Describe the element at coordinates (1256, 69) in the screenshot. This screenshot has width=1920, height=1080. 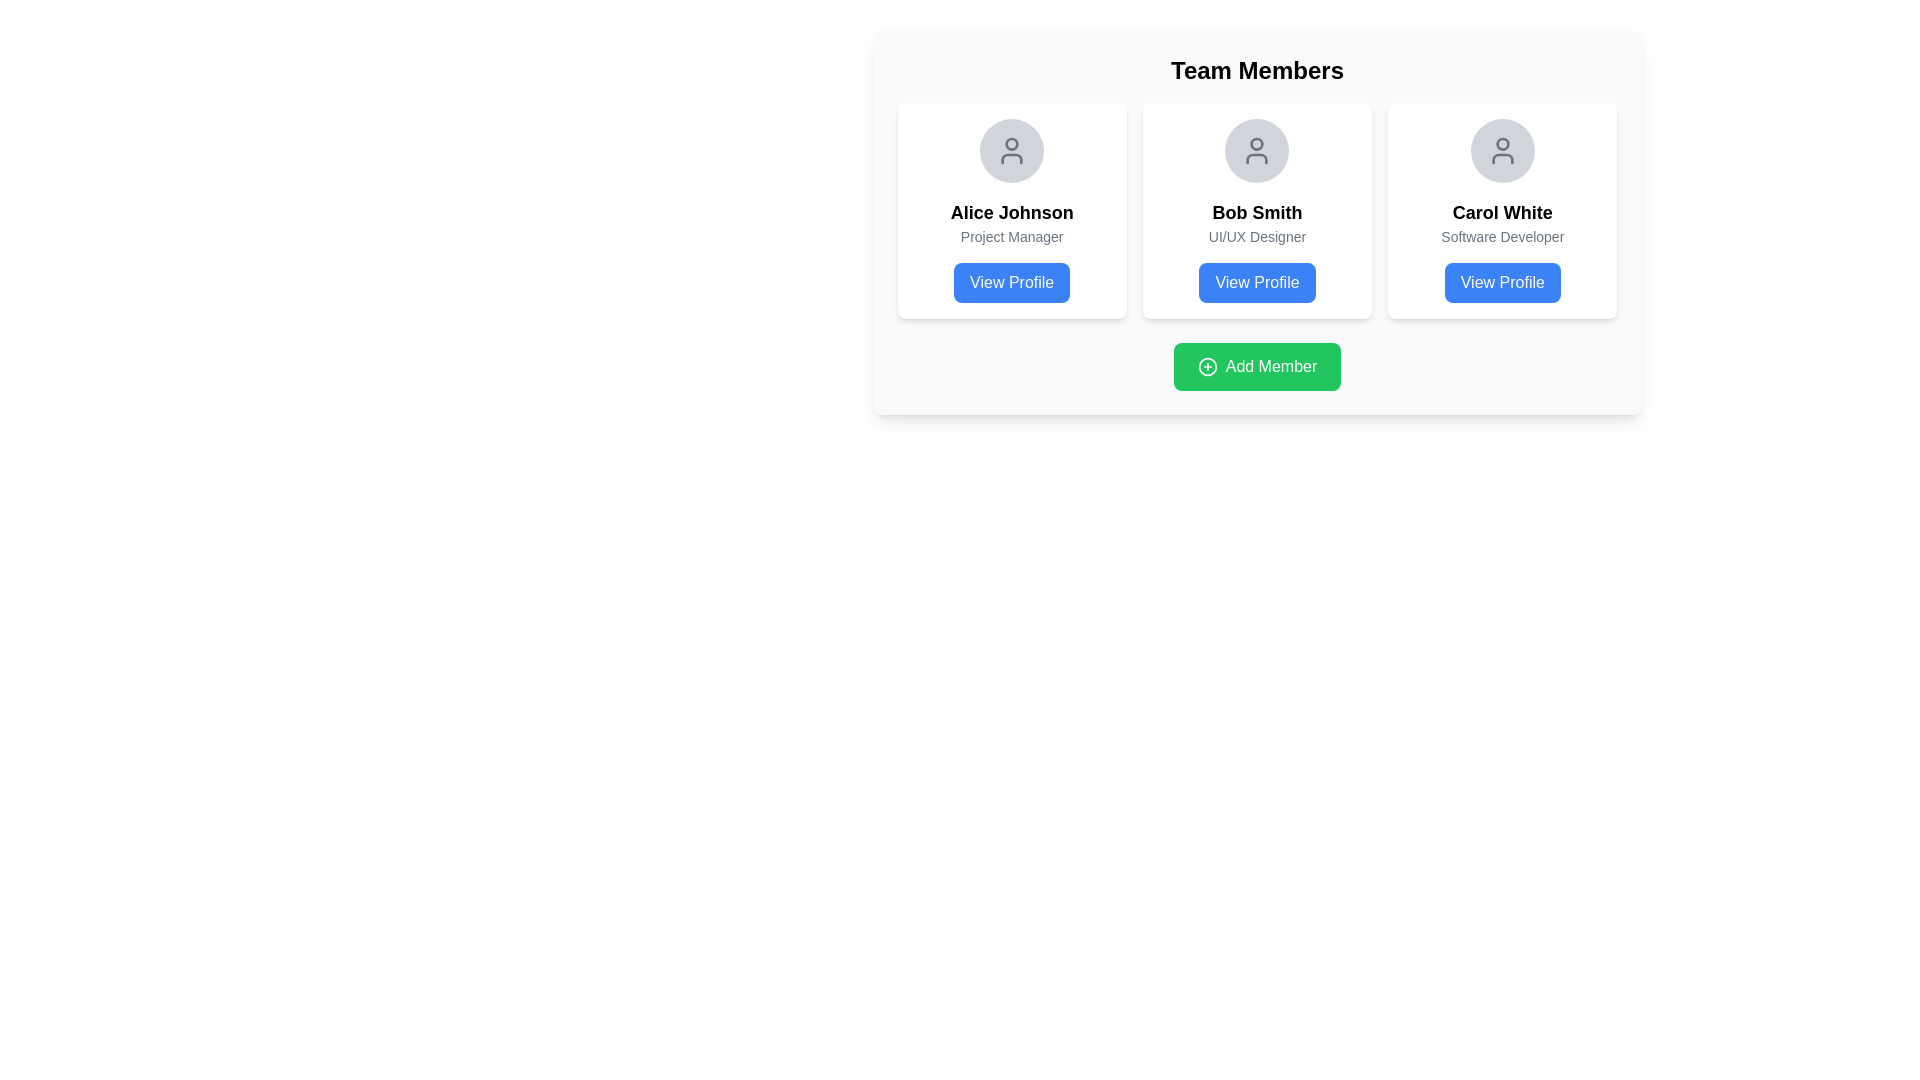
I see `the text label displaying 'Team Members' at the top center of the team members section` at that location.